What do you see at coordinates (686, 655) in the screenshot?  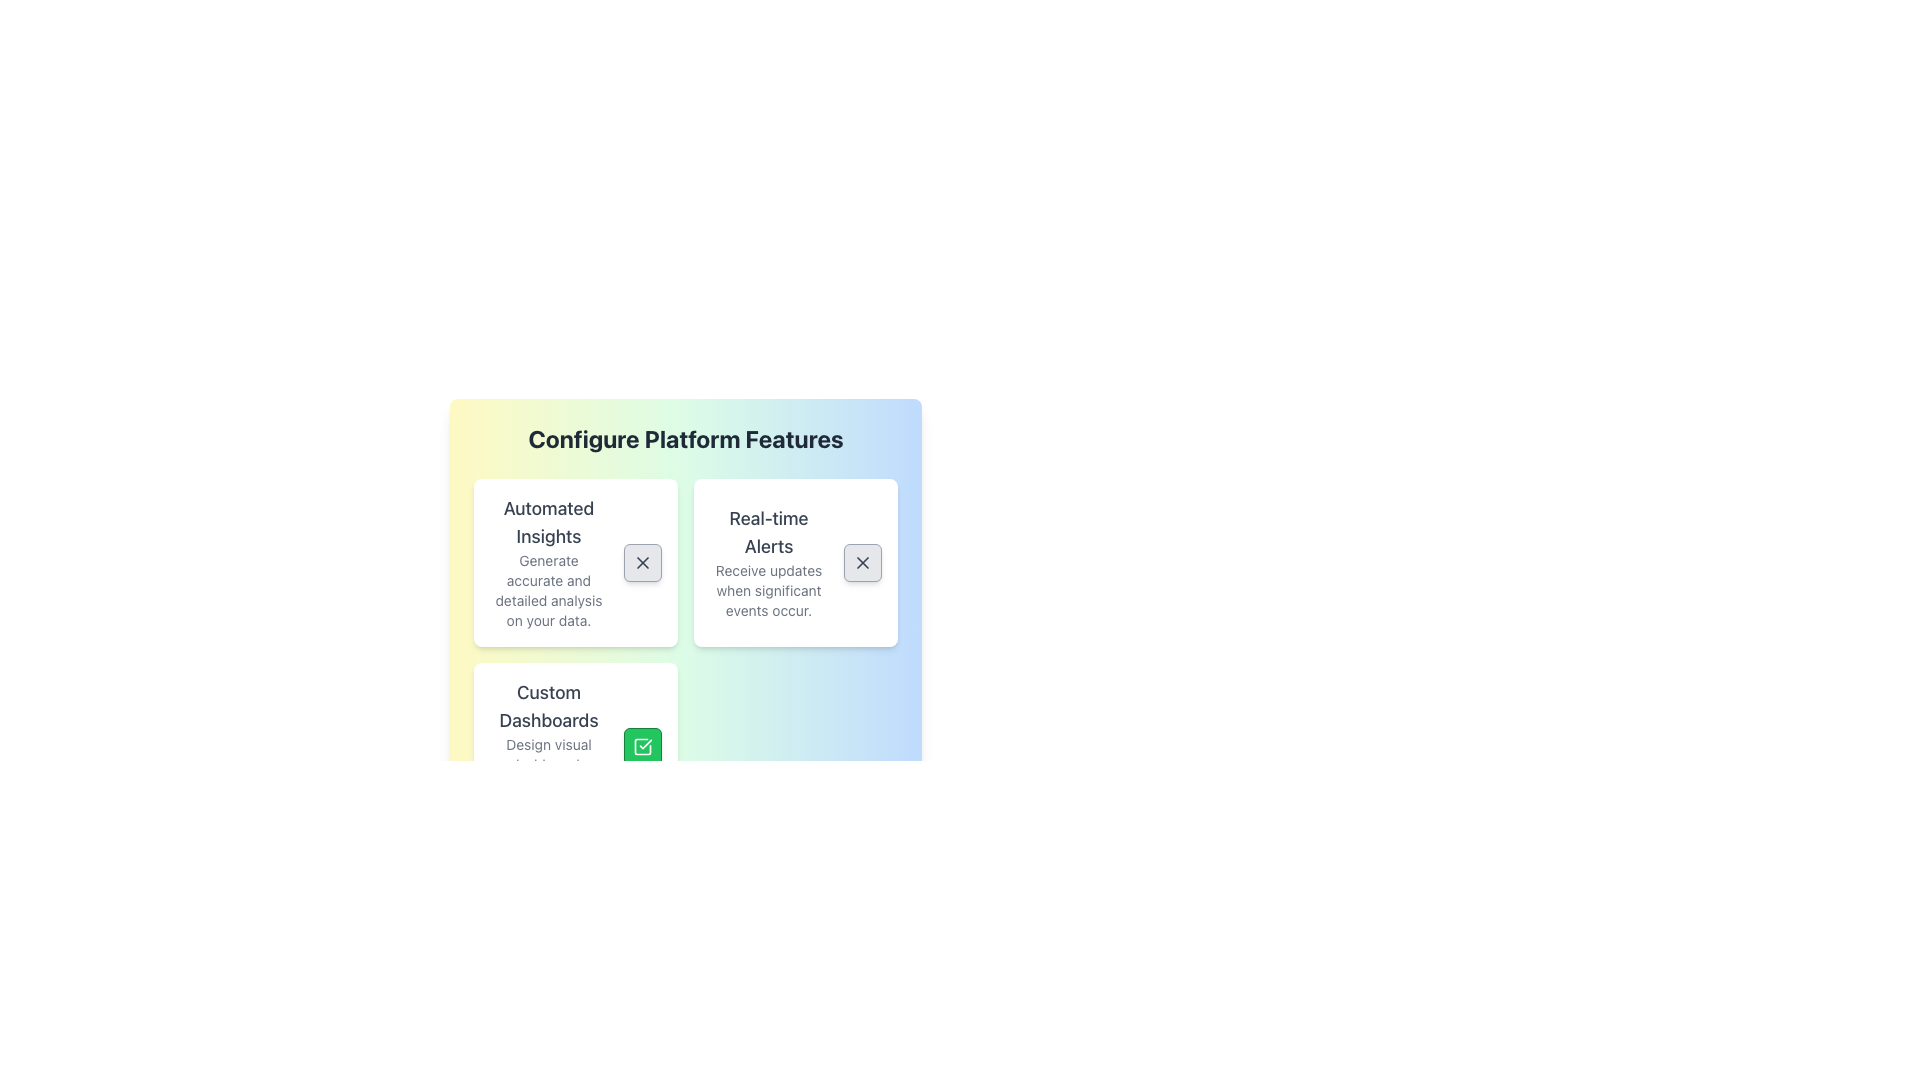 I see `the individual cards within the grid layout that contains feature descriptions such as 'Automated Insights,' 'Real-time Alerts,' and 'Custom Dashboards.'` at bounding box center [686, 655].